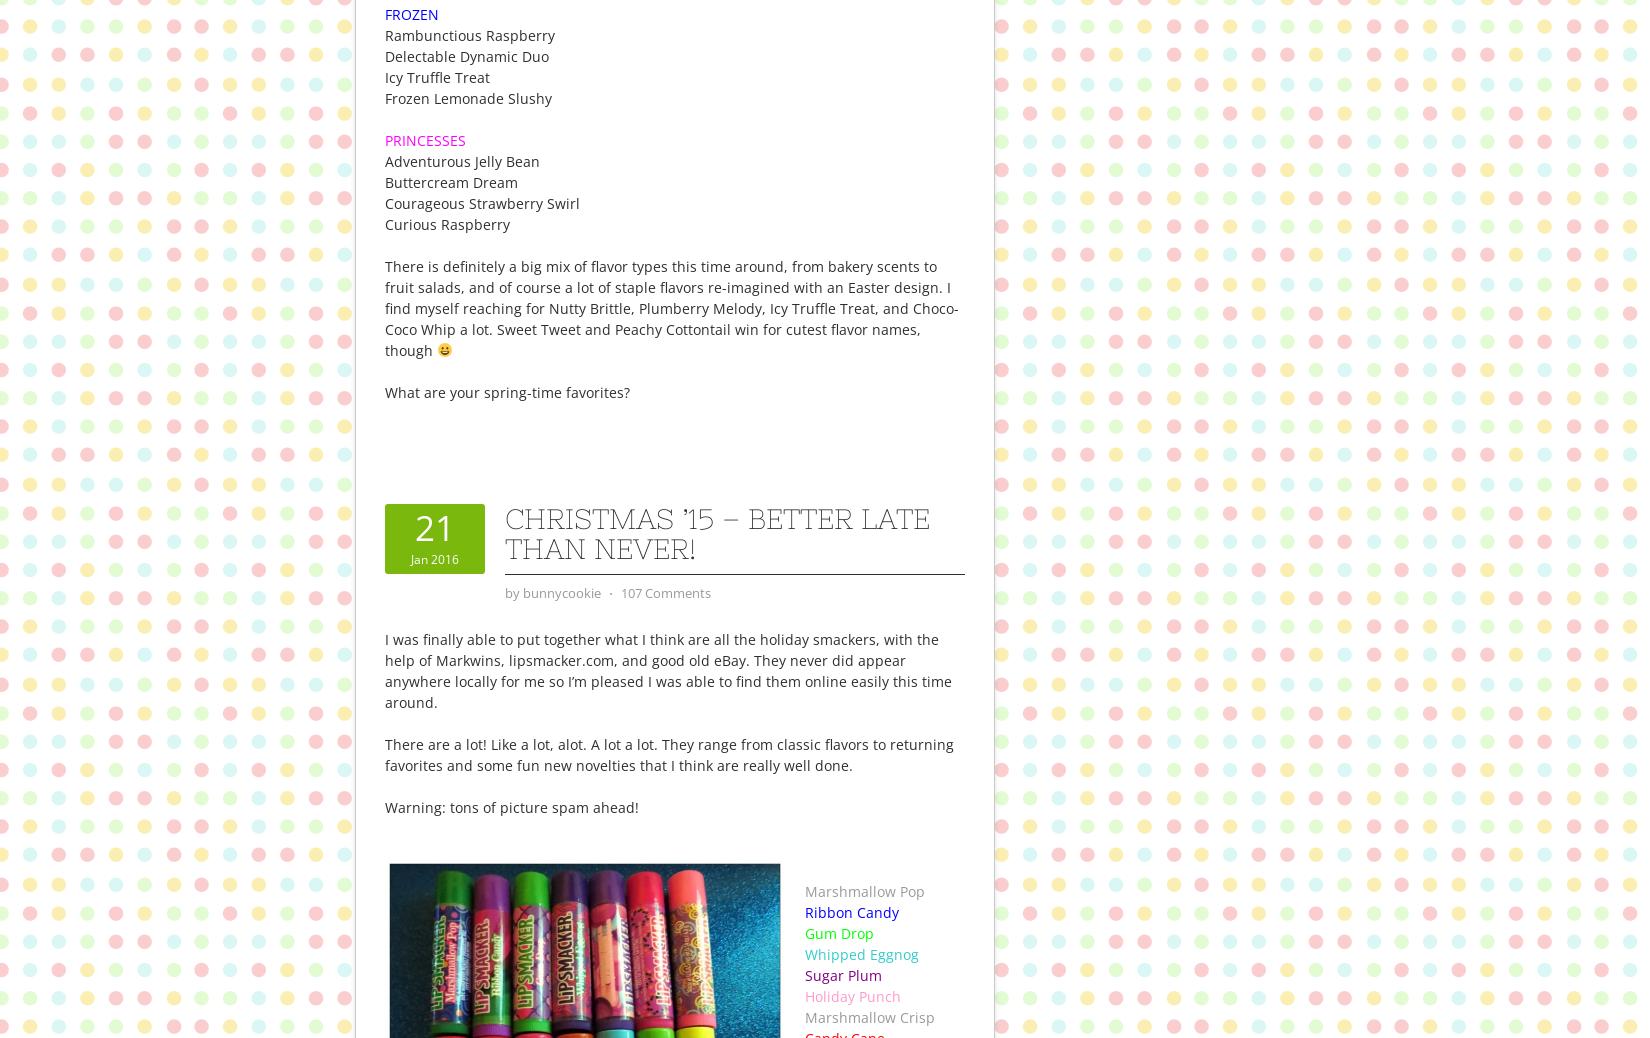  What do you see at coordinates (853, 995) in the screenshot?
I see `'Holiday Punch'` at bounding box center [853, 995].